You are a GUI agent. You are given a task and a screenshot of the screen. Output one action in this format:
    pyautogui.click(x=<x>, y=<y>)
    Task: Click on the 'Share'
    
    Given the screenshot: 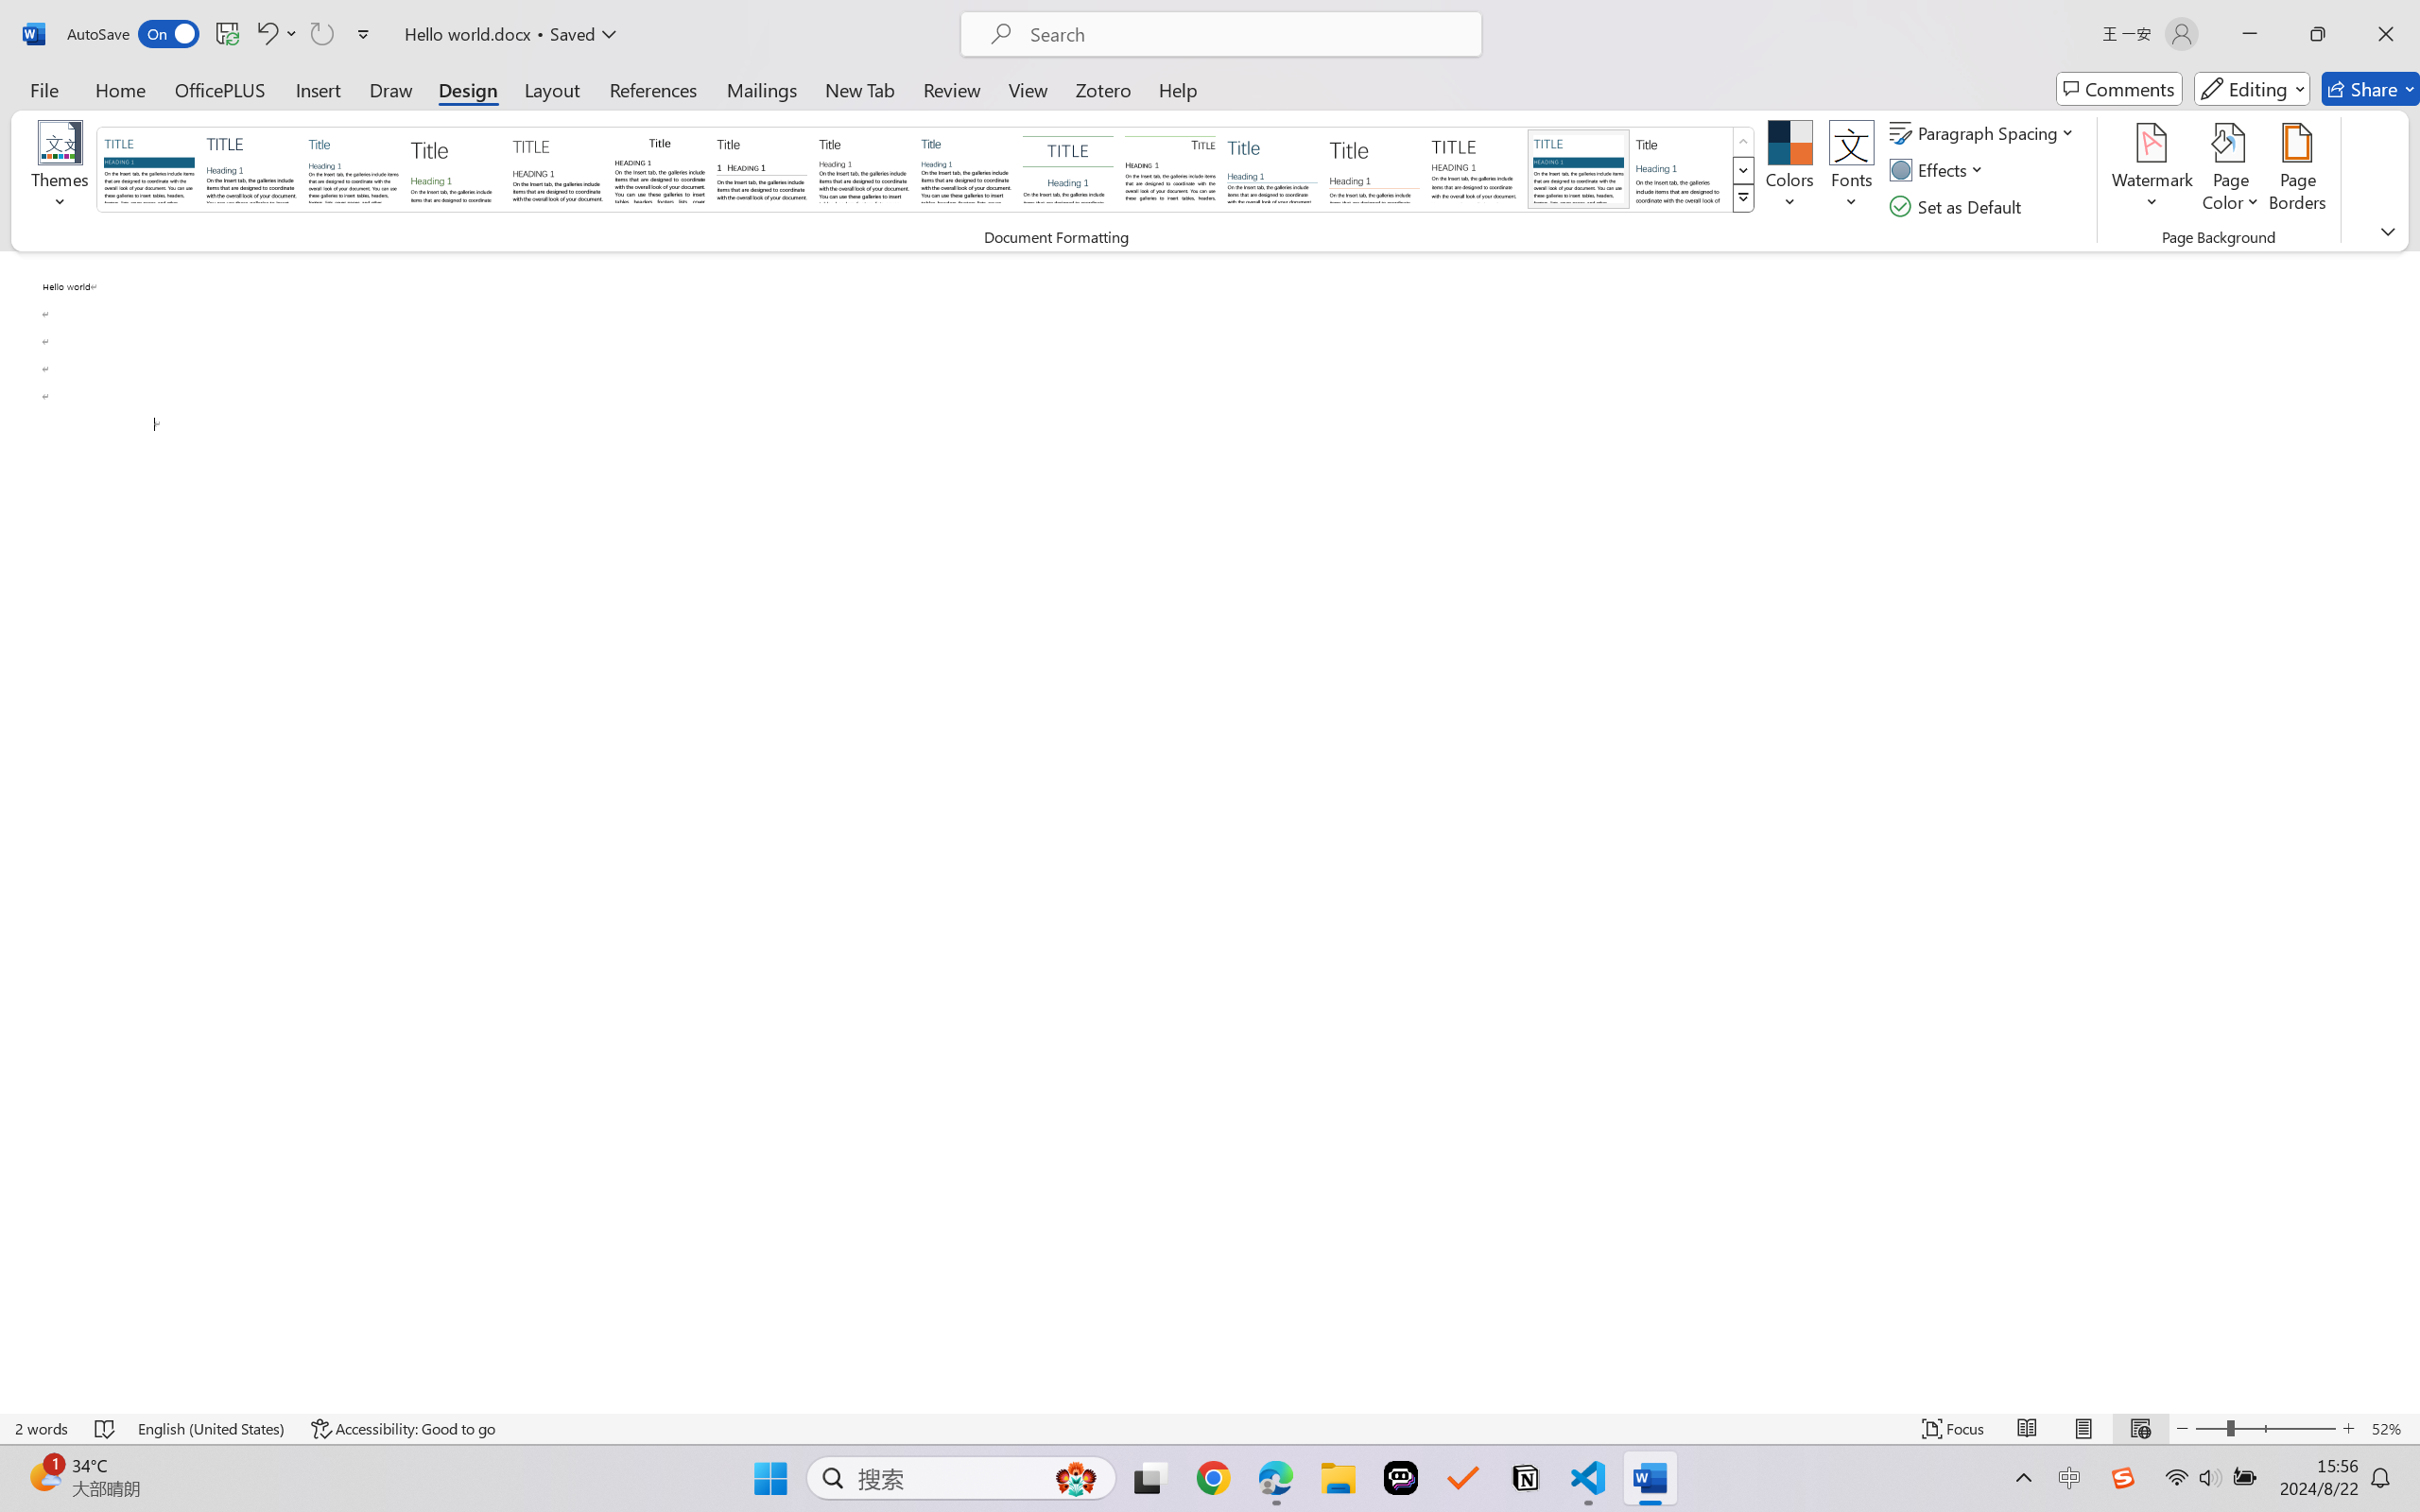 What is the action you would take?
    pyautogui.click(x=2370, y=88)
    